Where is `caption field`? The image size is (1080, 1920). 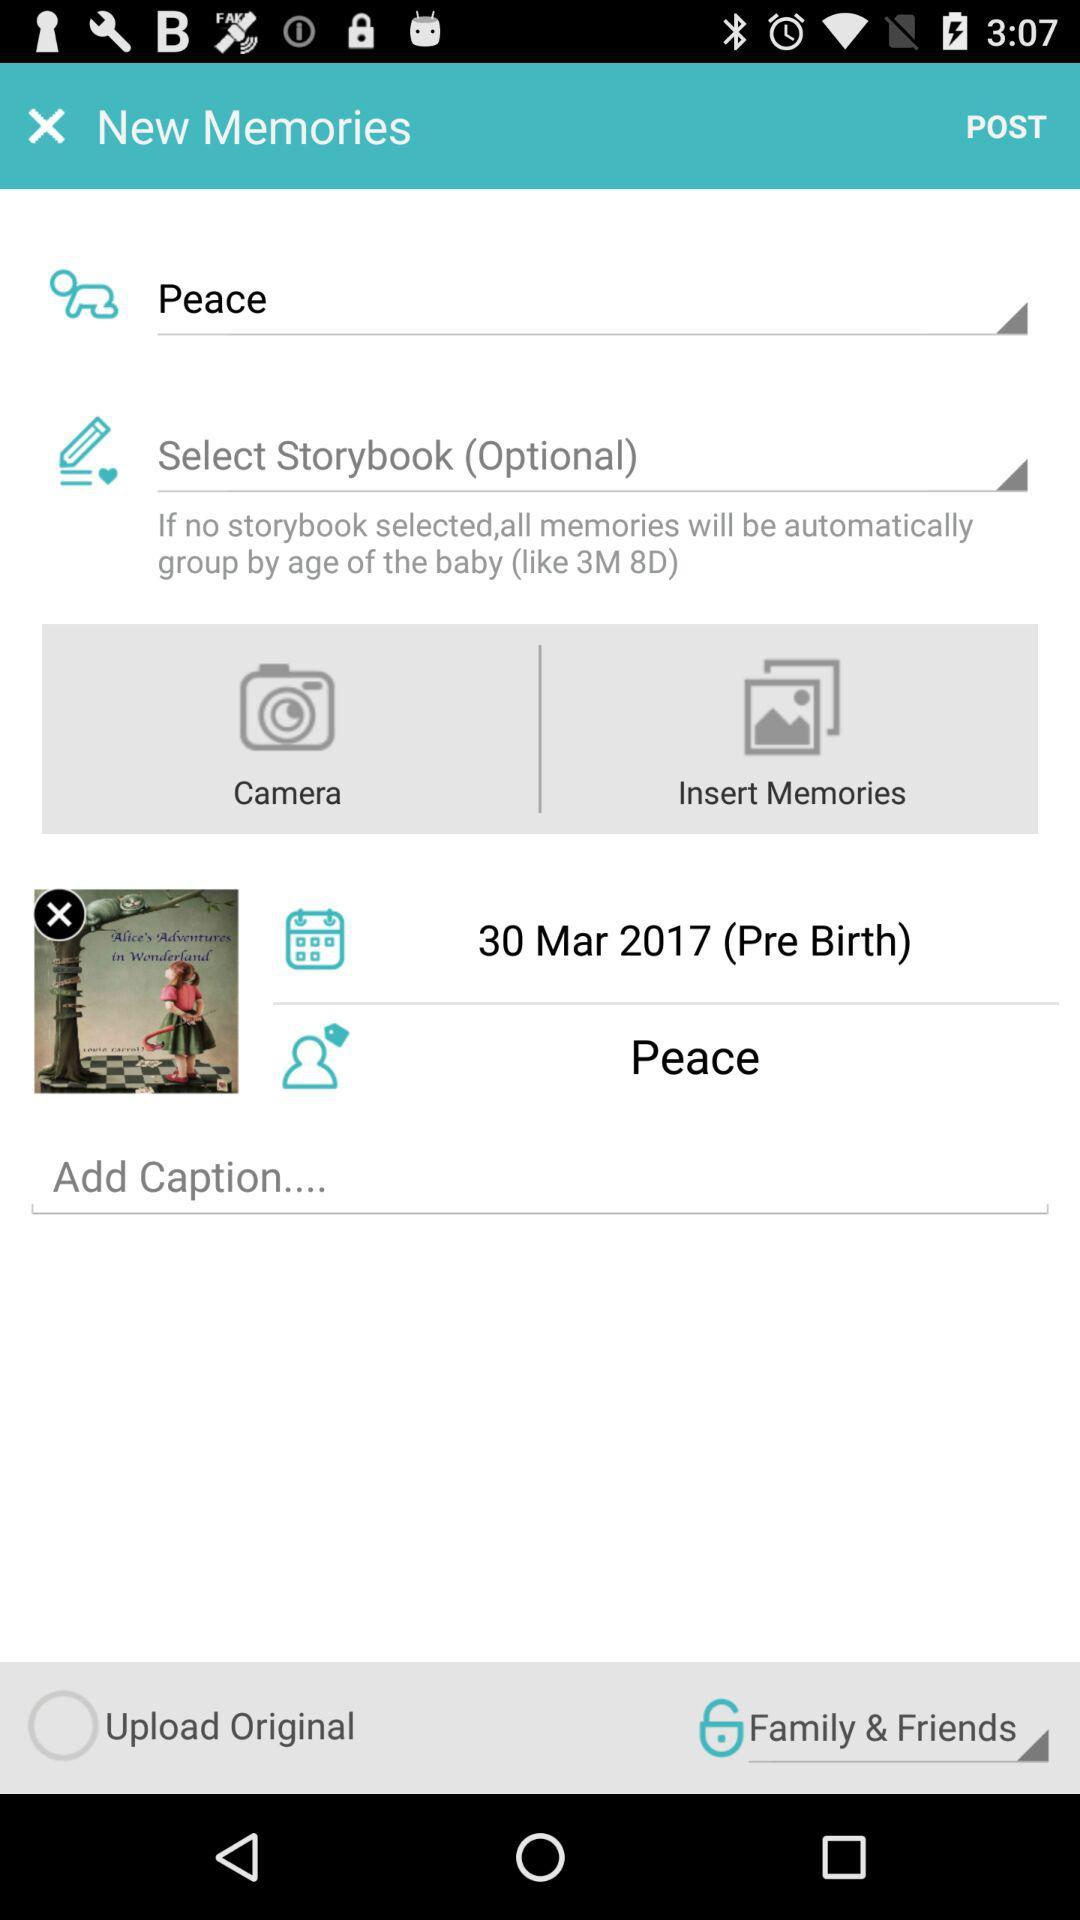 caption field is located at coordinates (540, 1176).